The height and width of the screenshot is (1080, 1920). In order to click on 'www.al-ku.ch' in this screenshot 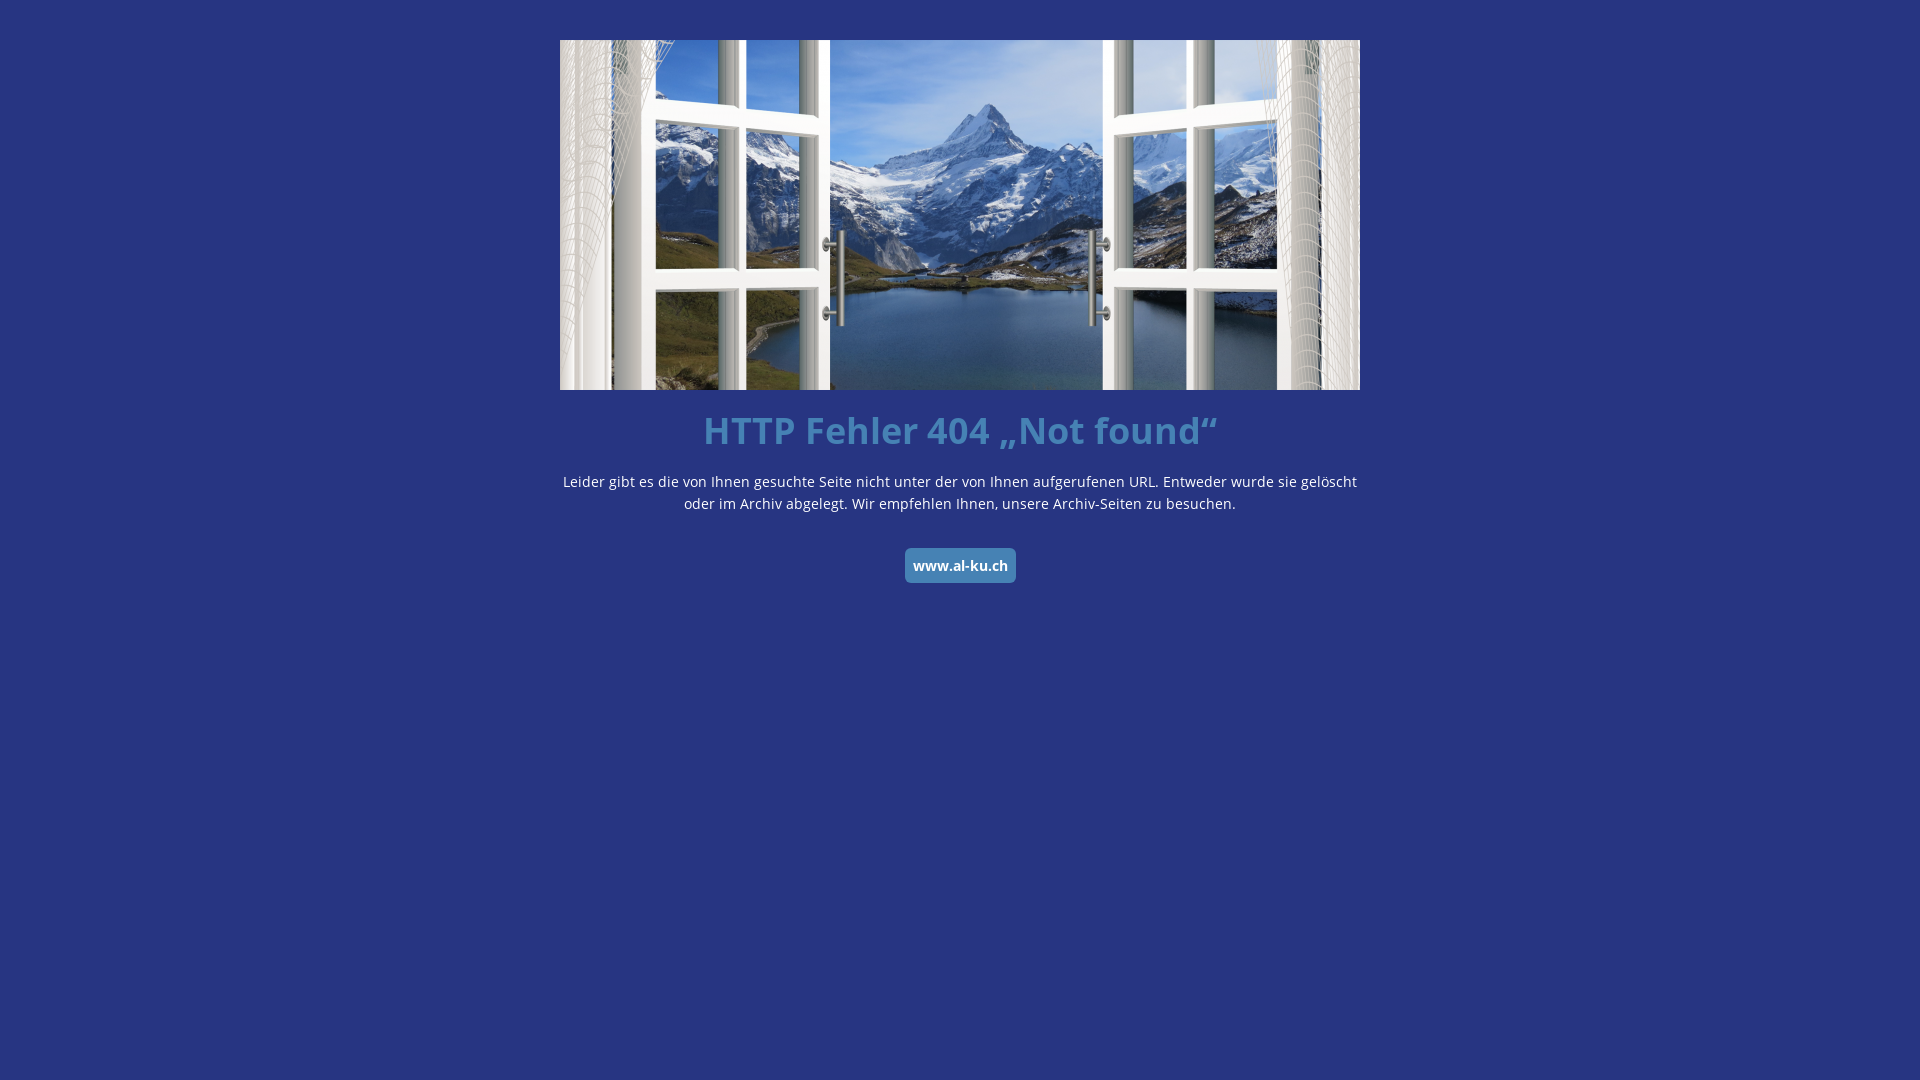, I will do `click(902, 565)`.